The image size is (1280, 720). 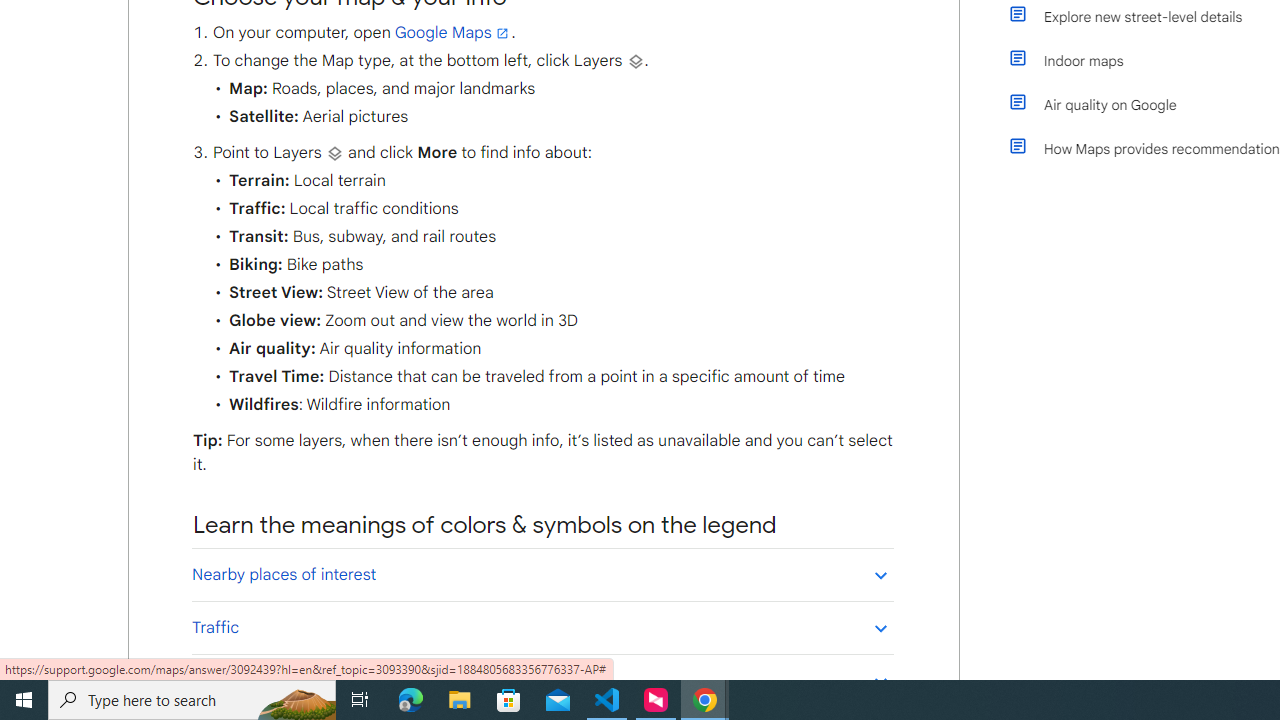 What do you see at coordinates (452, 33) in the screenshot?
I see `'Google Maps'` at bounding box center [452, 33].